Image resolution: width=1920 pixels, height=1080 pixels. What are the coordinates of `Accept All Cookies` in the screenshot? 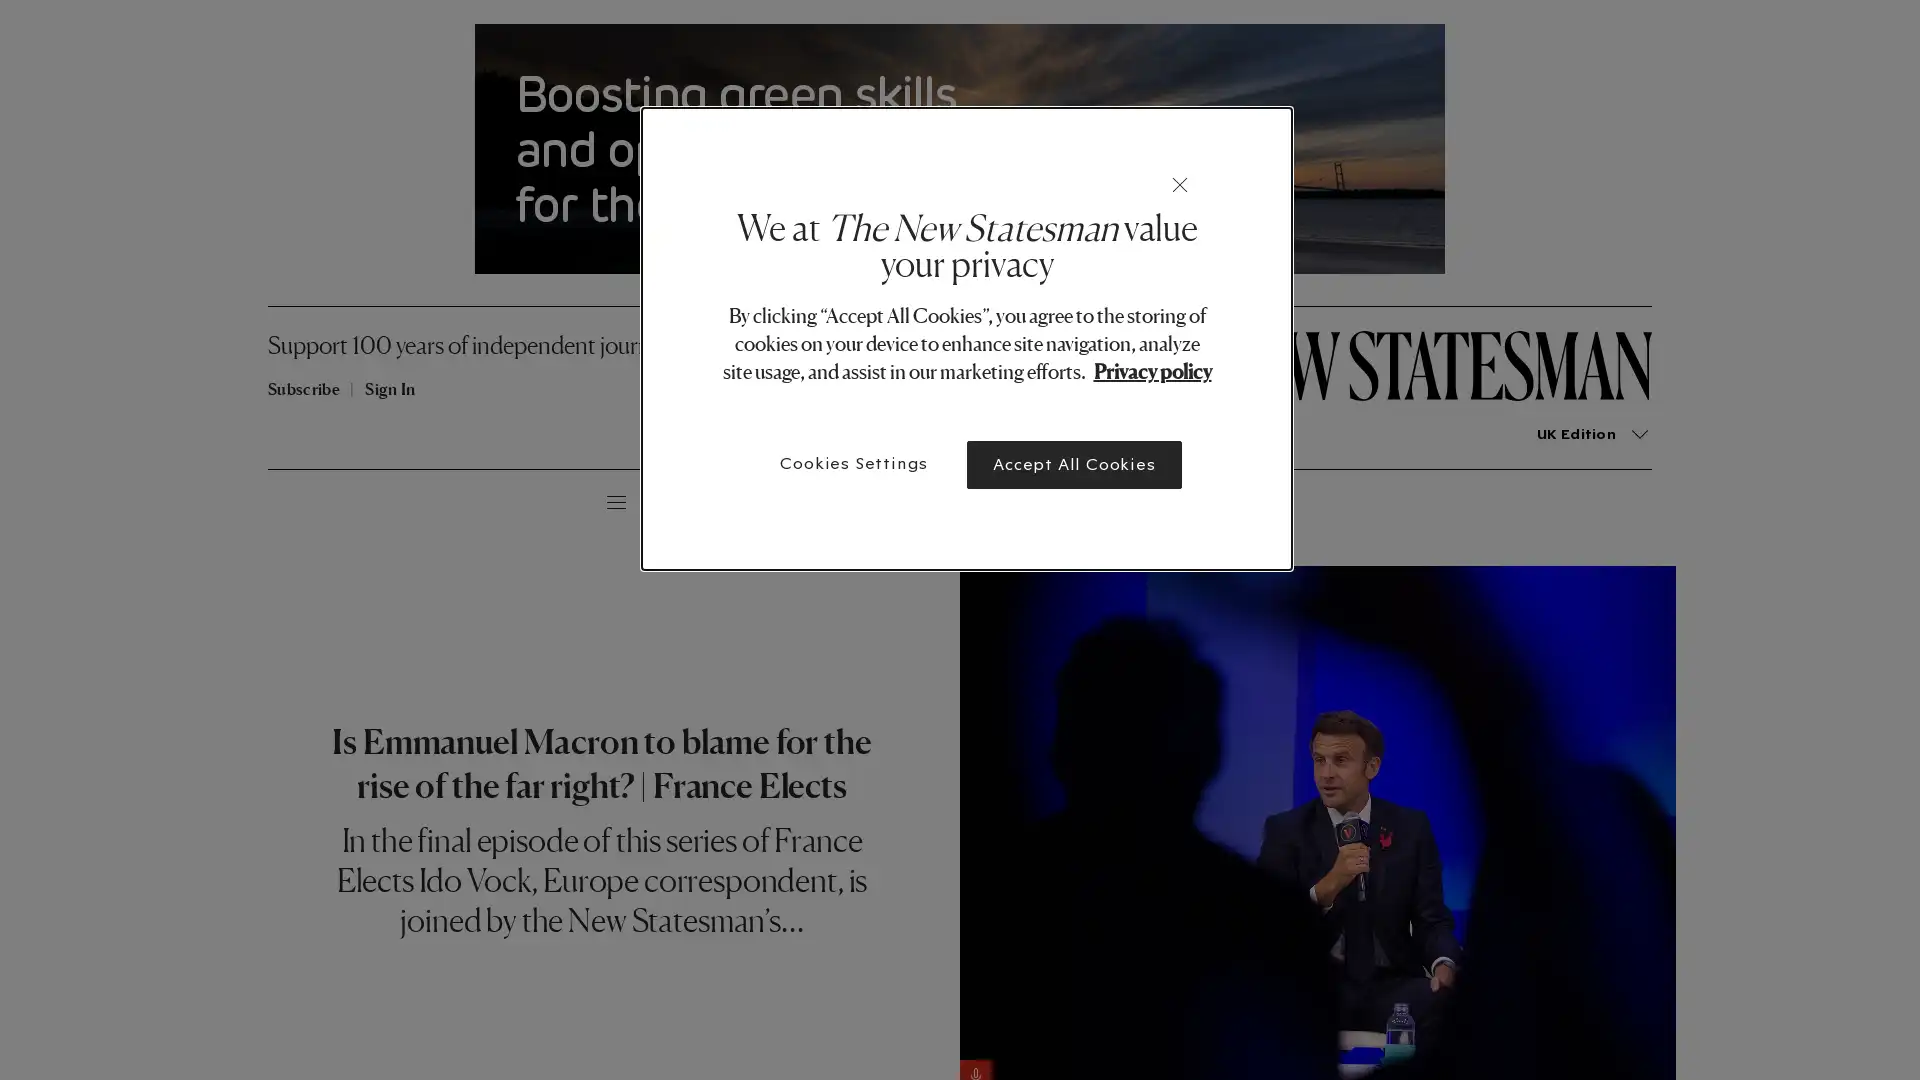 It's located at (1073, 465).